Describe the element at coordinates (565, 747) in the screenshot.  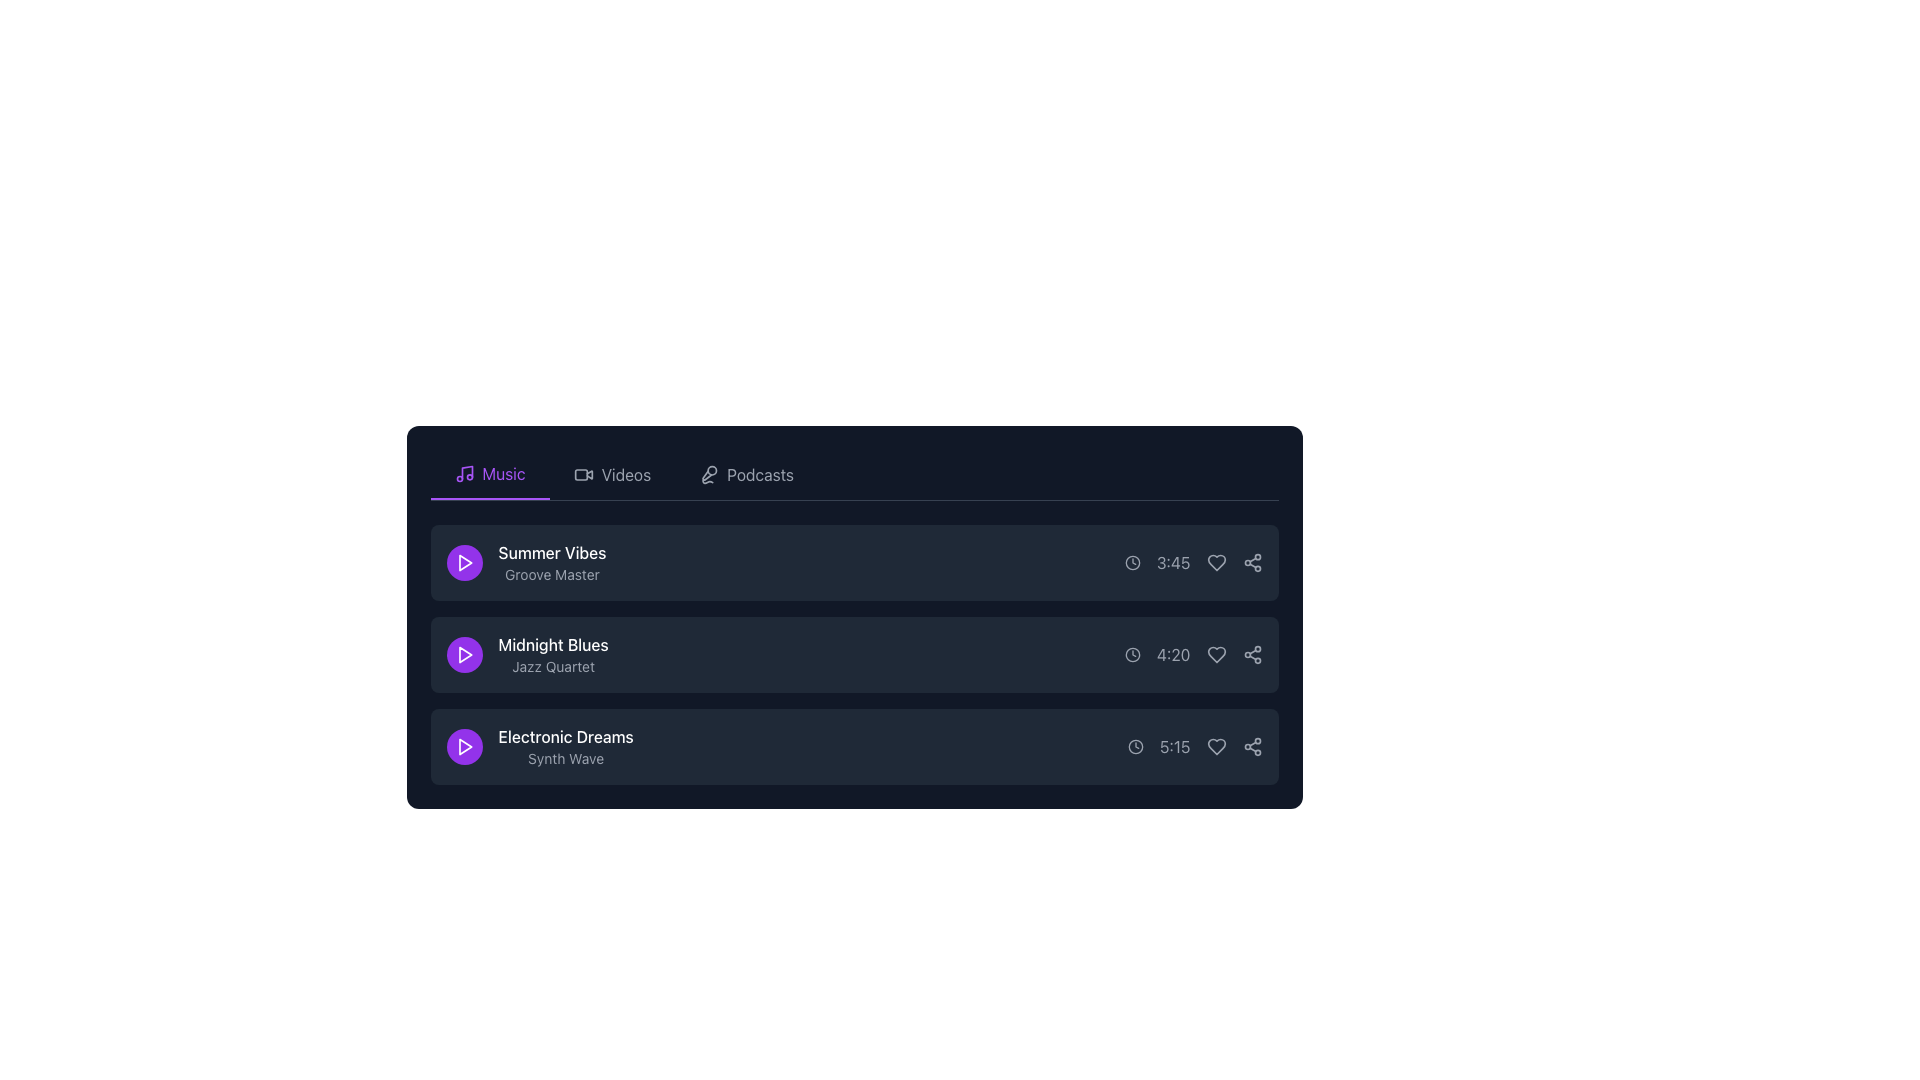
I see `the text display component that represents the title and description of a music track, positioned below 'Summer Vibes' and 'Midnight Blues', and to the right of the circular purple play button` at that location.